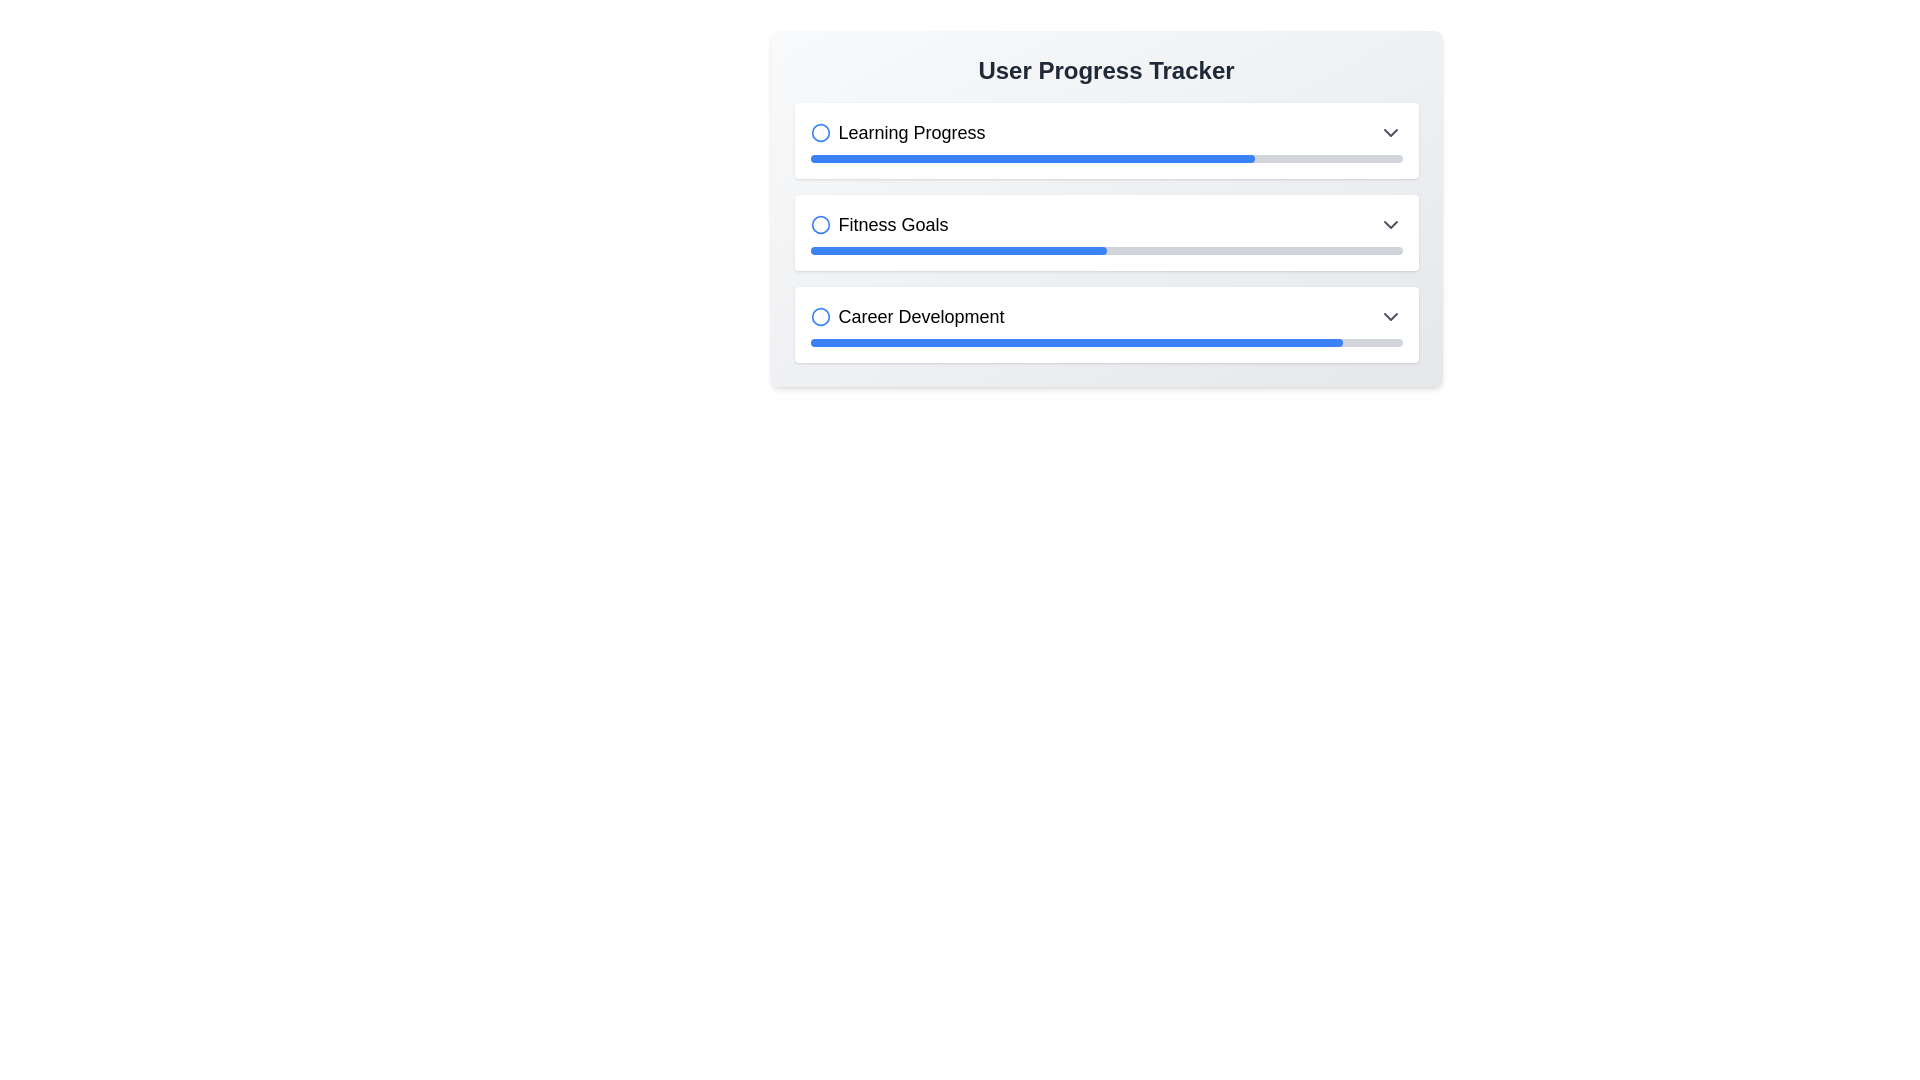 The image size is (1920, 1080). Describe the element at coordinates (820, 315) in the screenshot. I see `the circular graphical element located in the 'Career Development' section of the user progress tracker` at that location.